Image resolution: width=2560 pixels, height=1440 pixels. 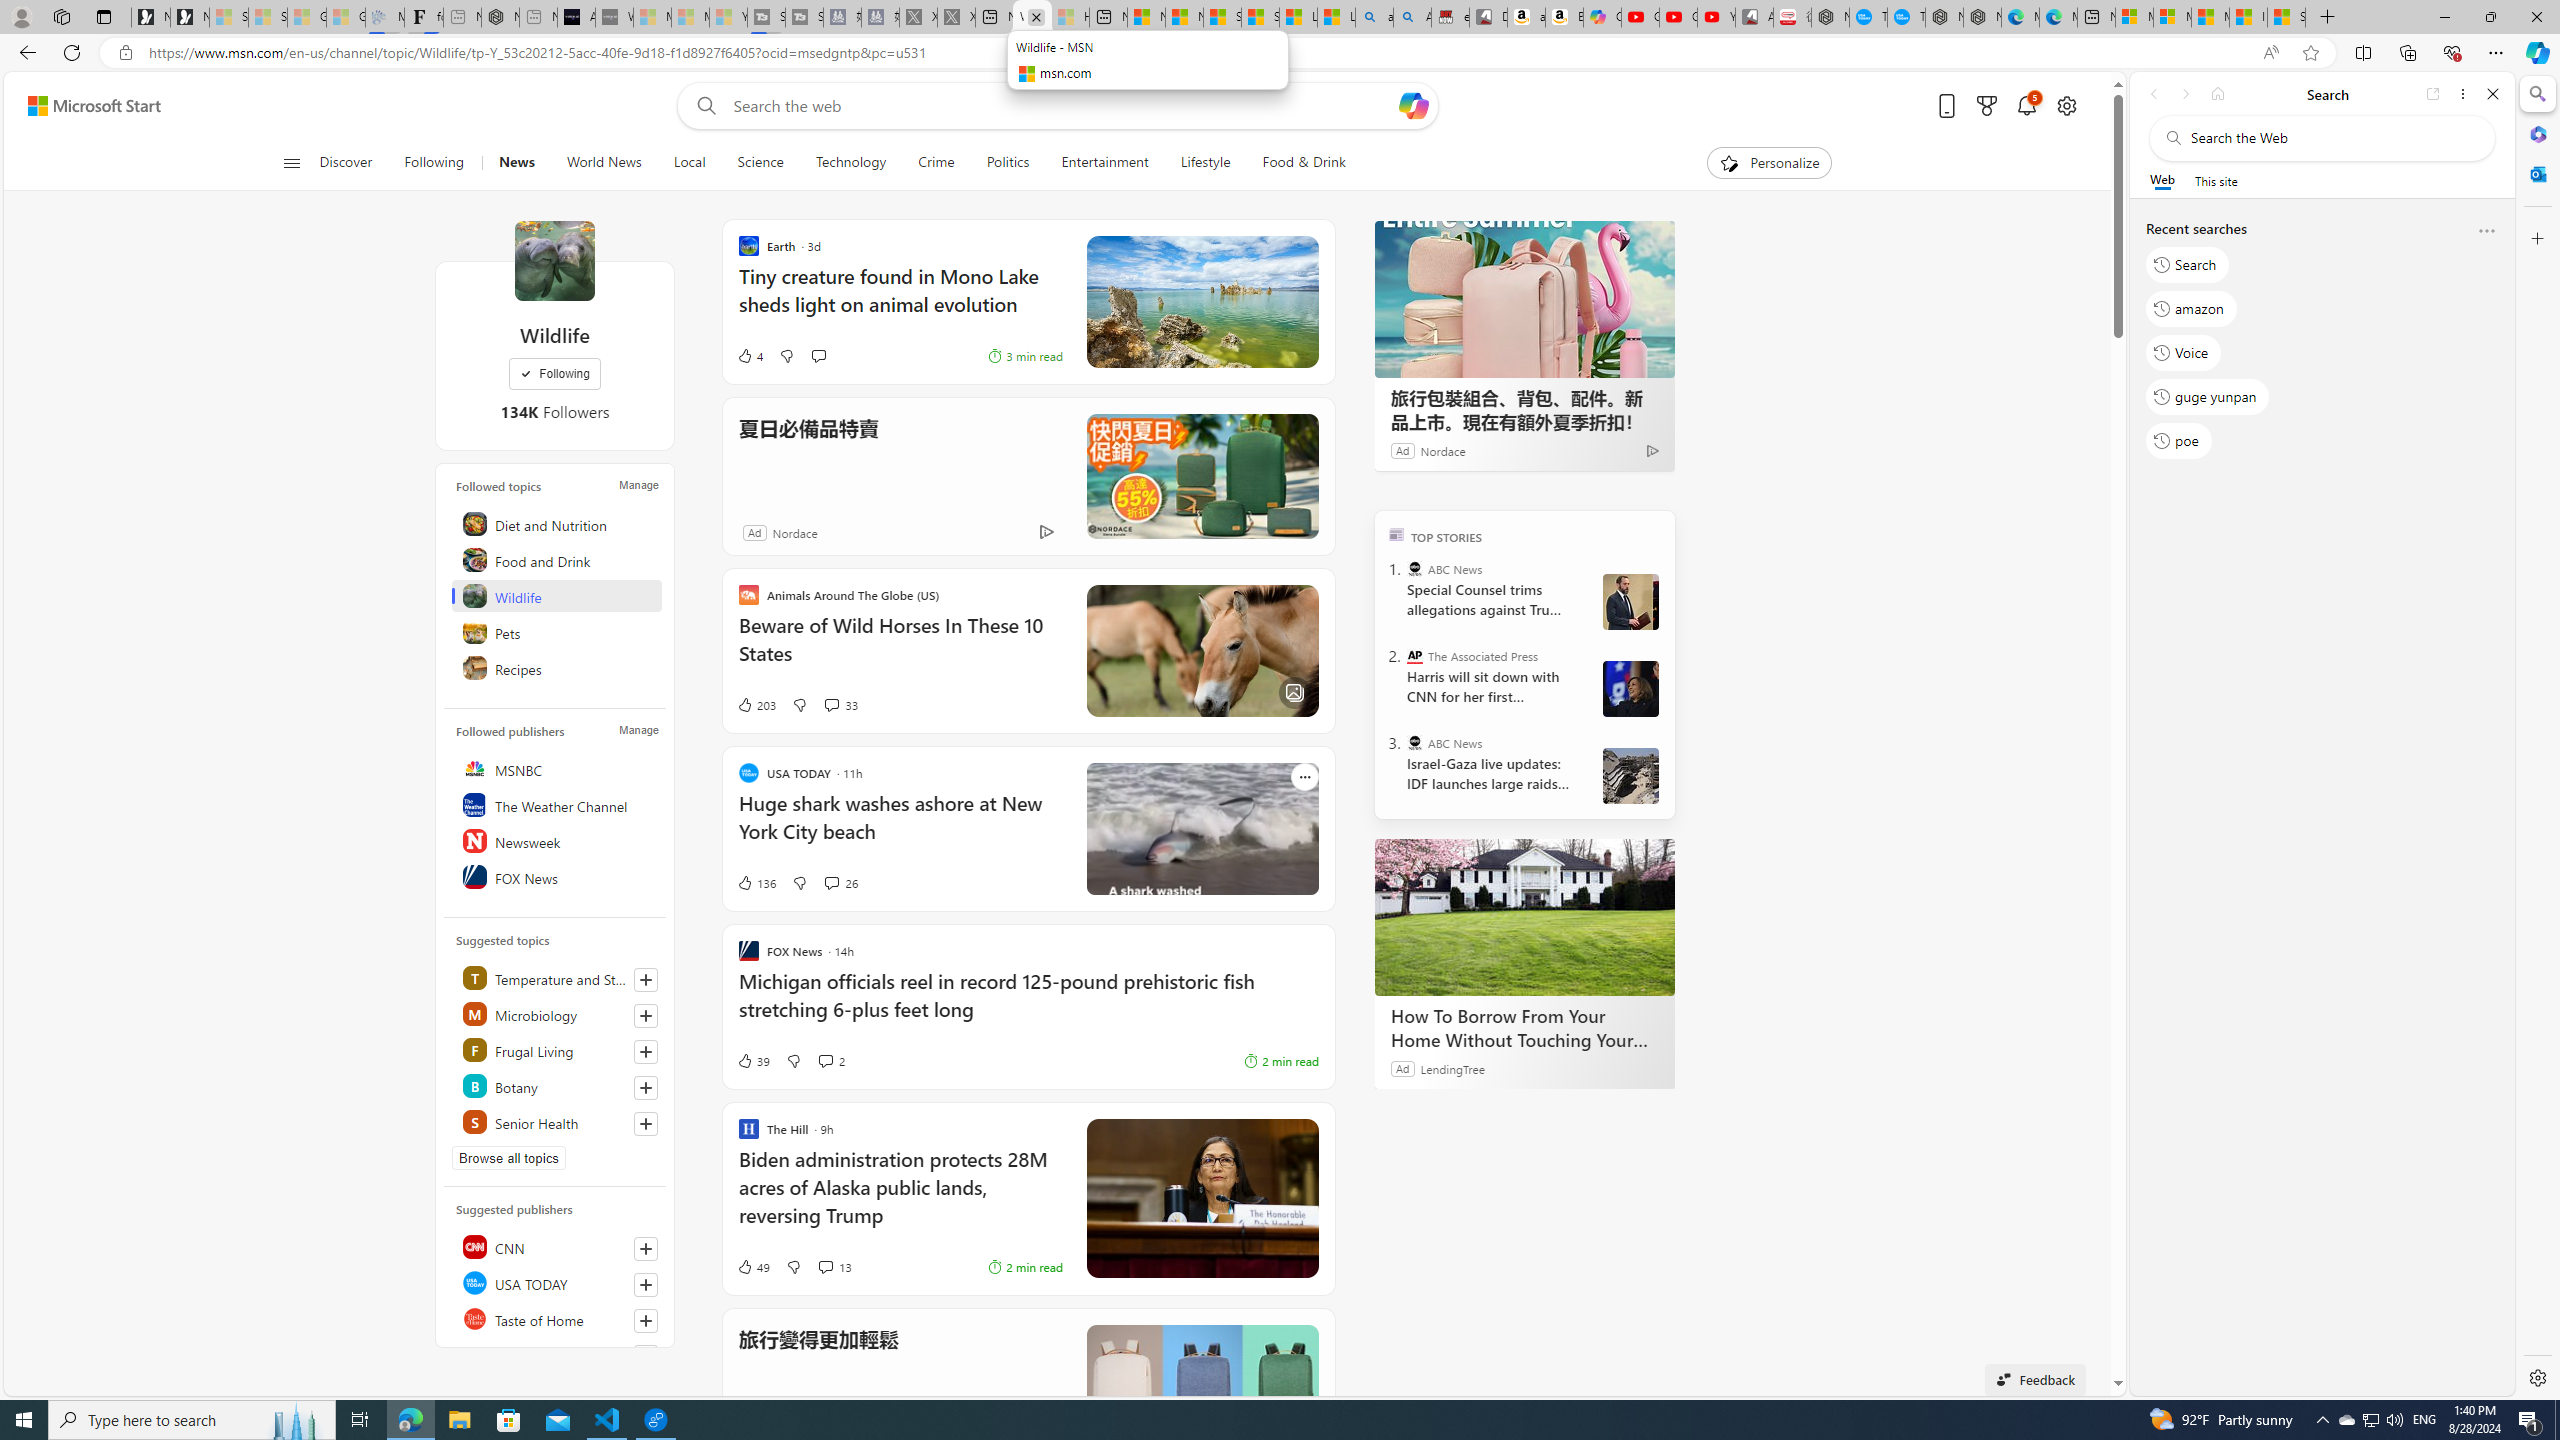 I want to click on 'What', so click(x=613, y=16).